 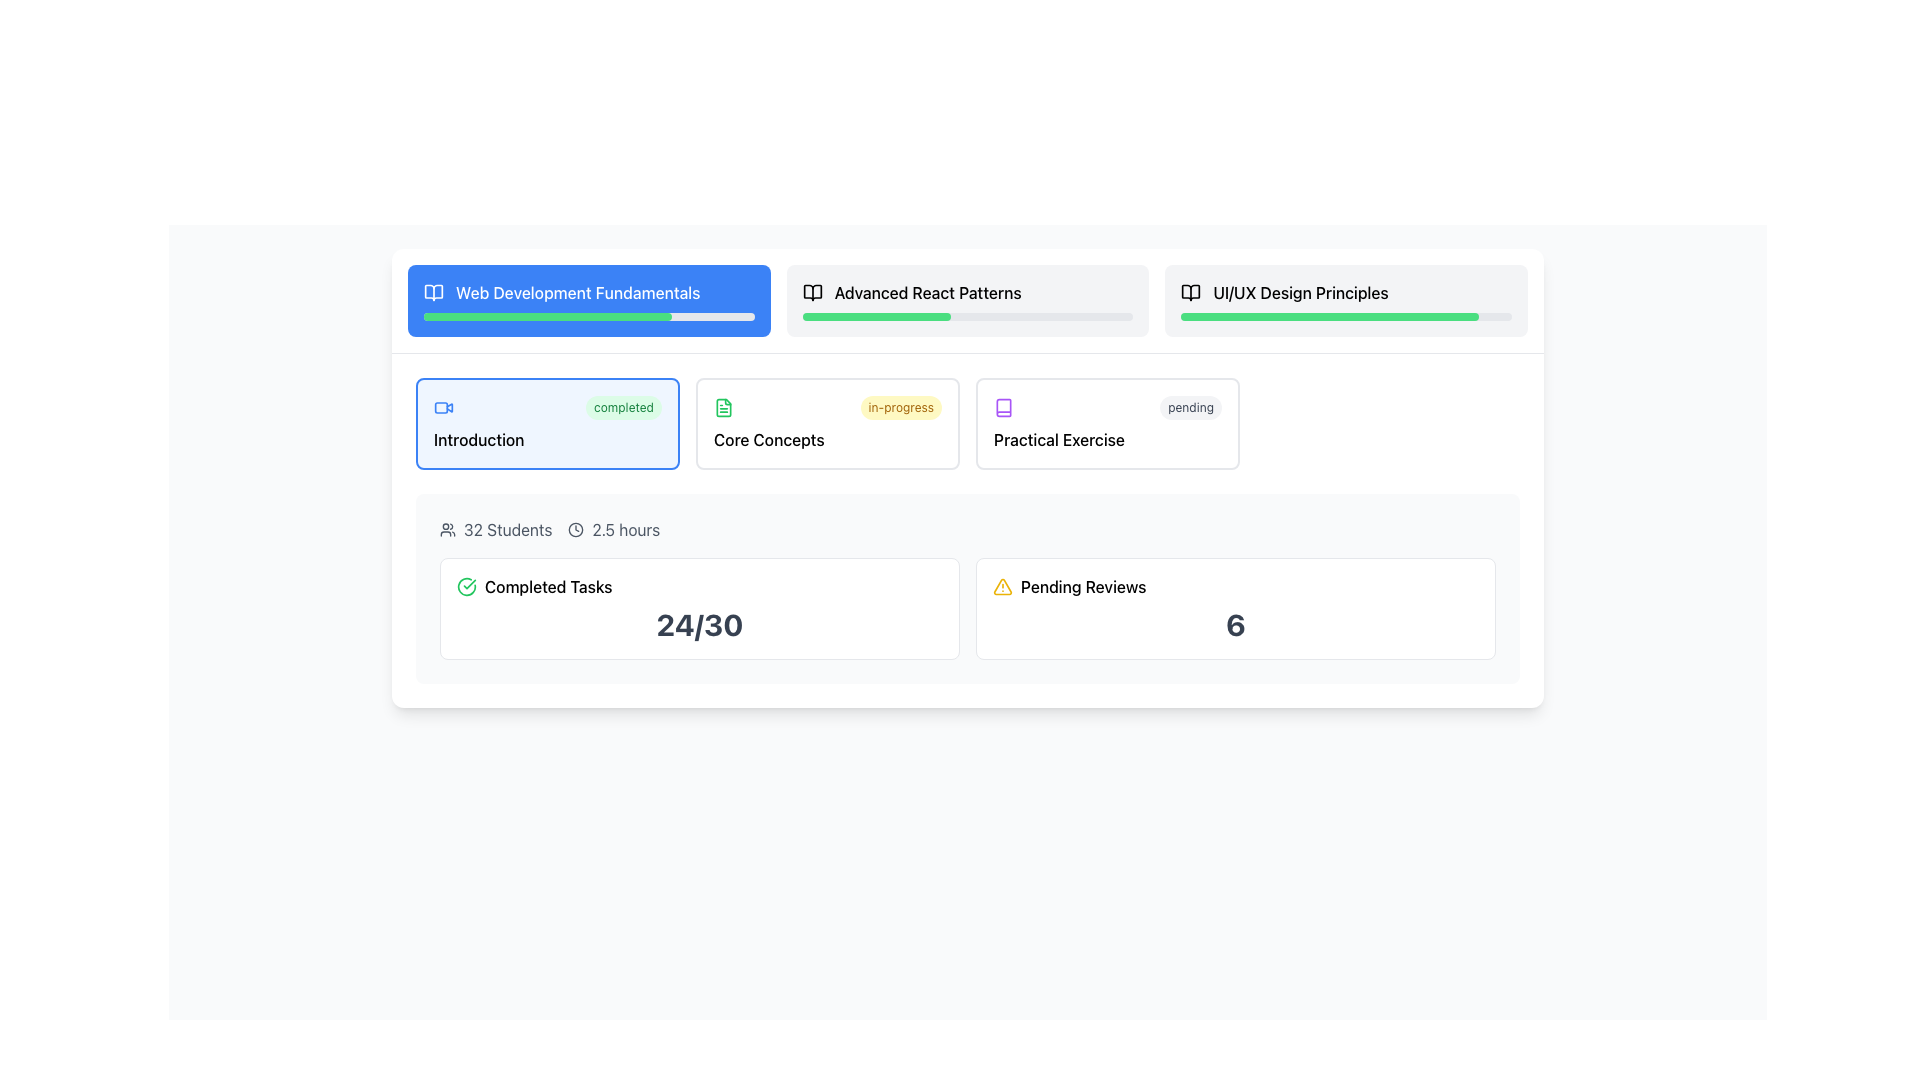 What do you see at coordinates (700, 608) in the screenshot?
I see `displayed information from the Info card that summarizes the progress of completed tasks out of a total, positioned in the left section of a two-column grid layout` at bounding box center [700, 608].